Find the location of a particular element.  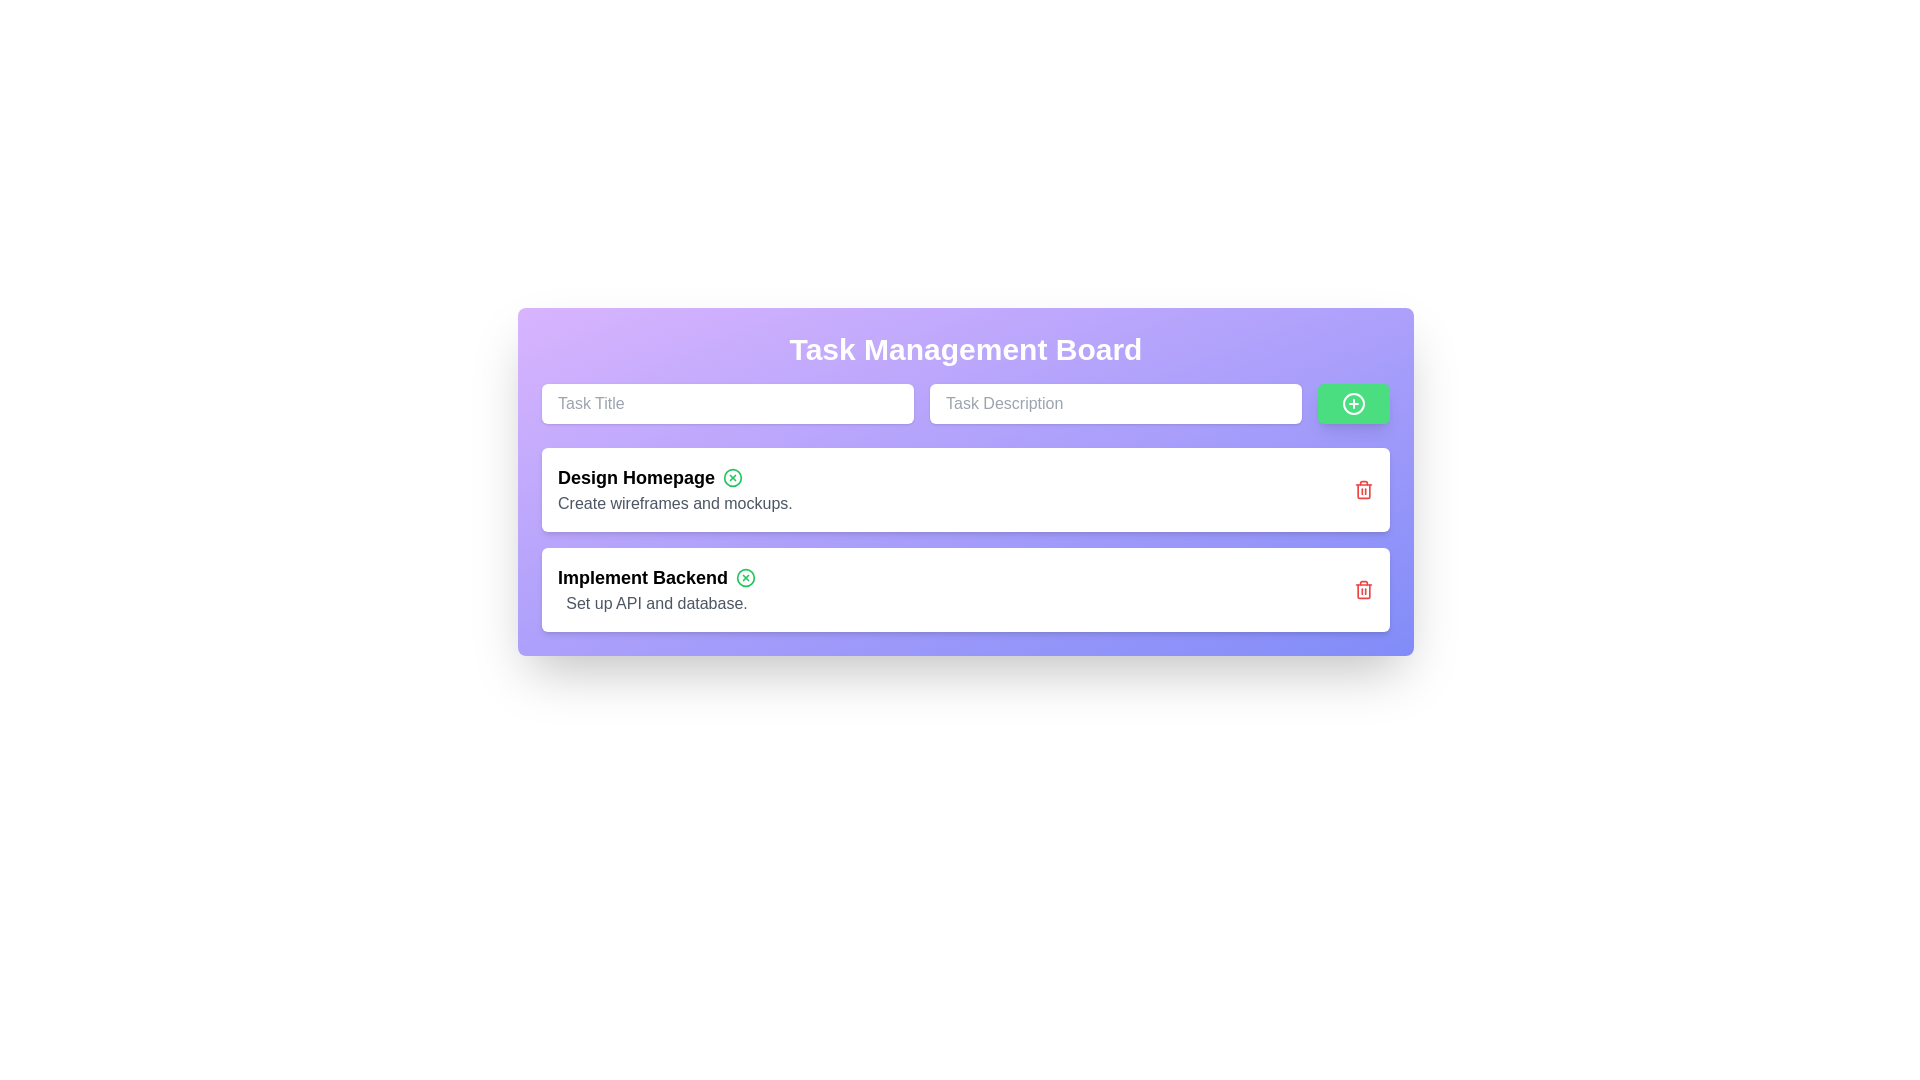

the first task card in the task management board that displays the task's title and a brief description is located at coordinates (675, 489).